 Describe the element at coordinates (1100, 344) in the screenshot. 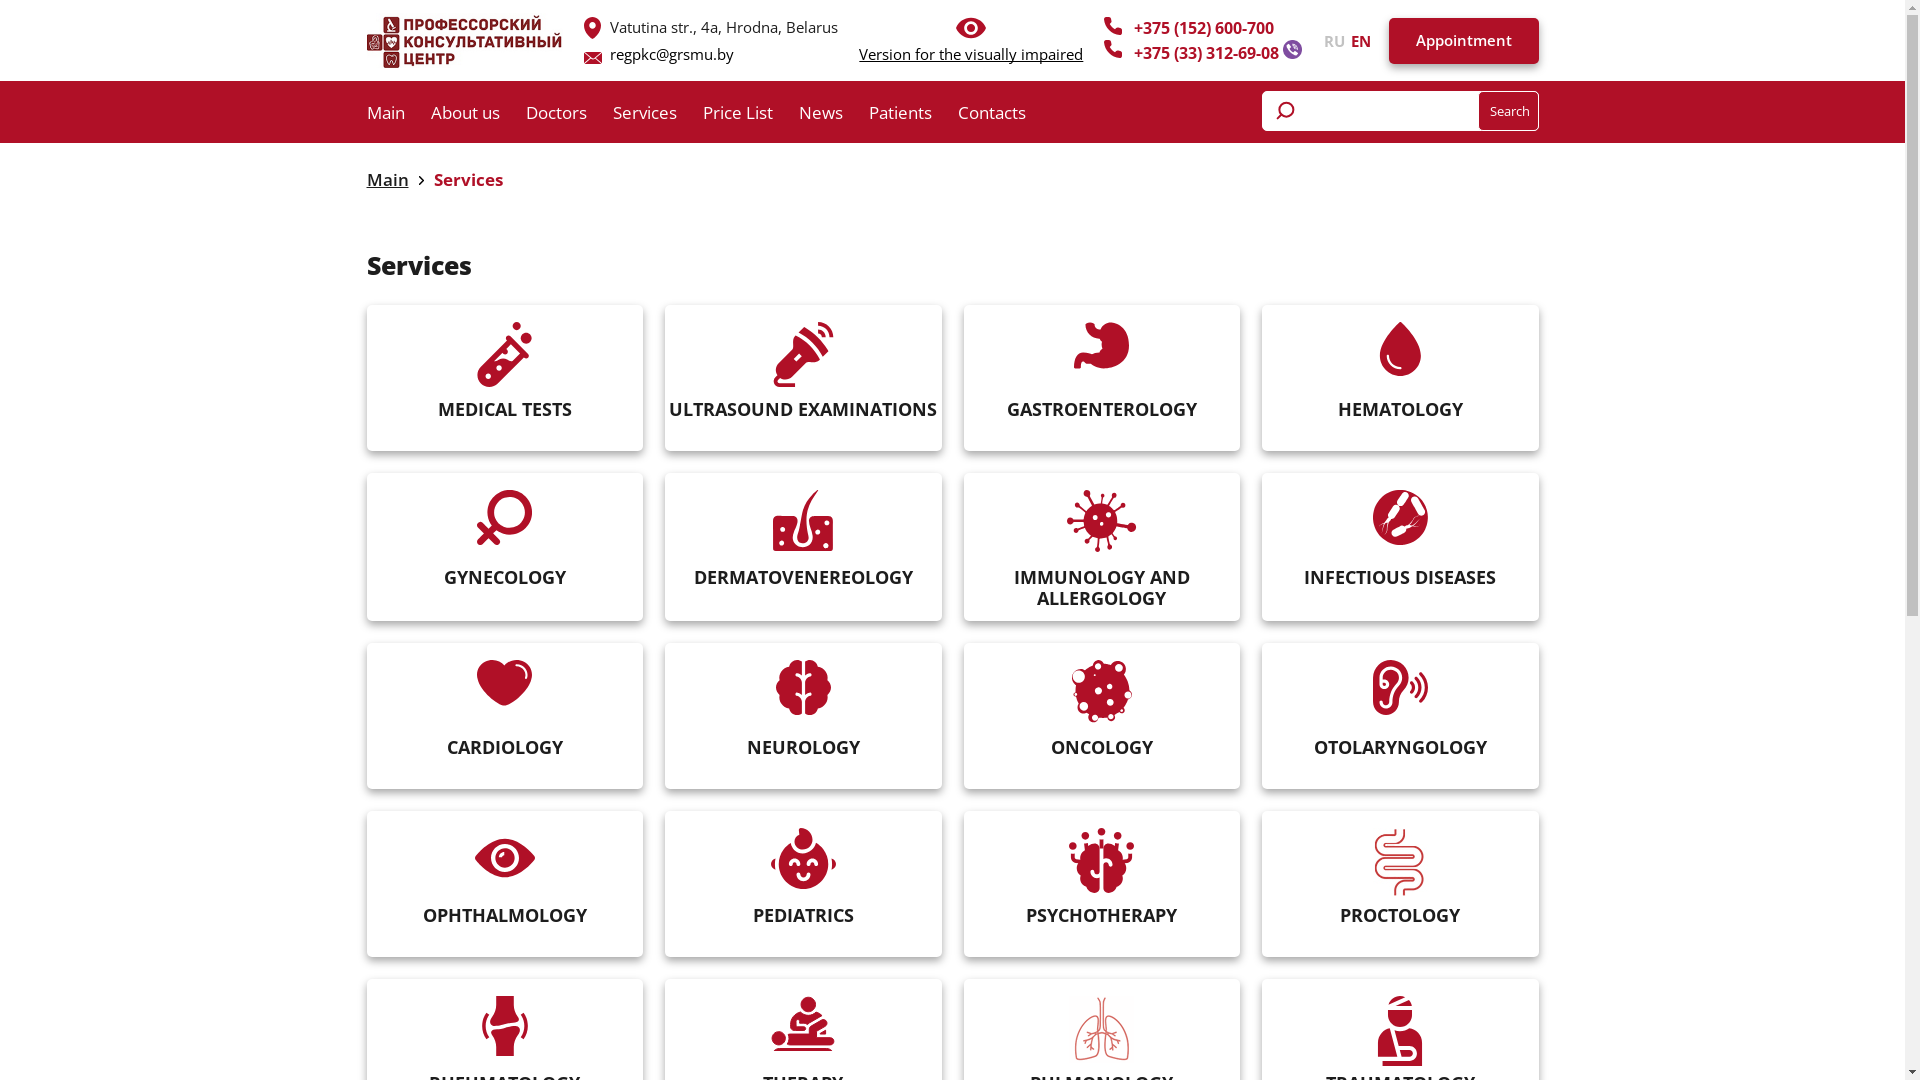

I see `'Gastroenterology'` at that location.